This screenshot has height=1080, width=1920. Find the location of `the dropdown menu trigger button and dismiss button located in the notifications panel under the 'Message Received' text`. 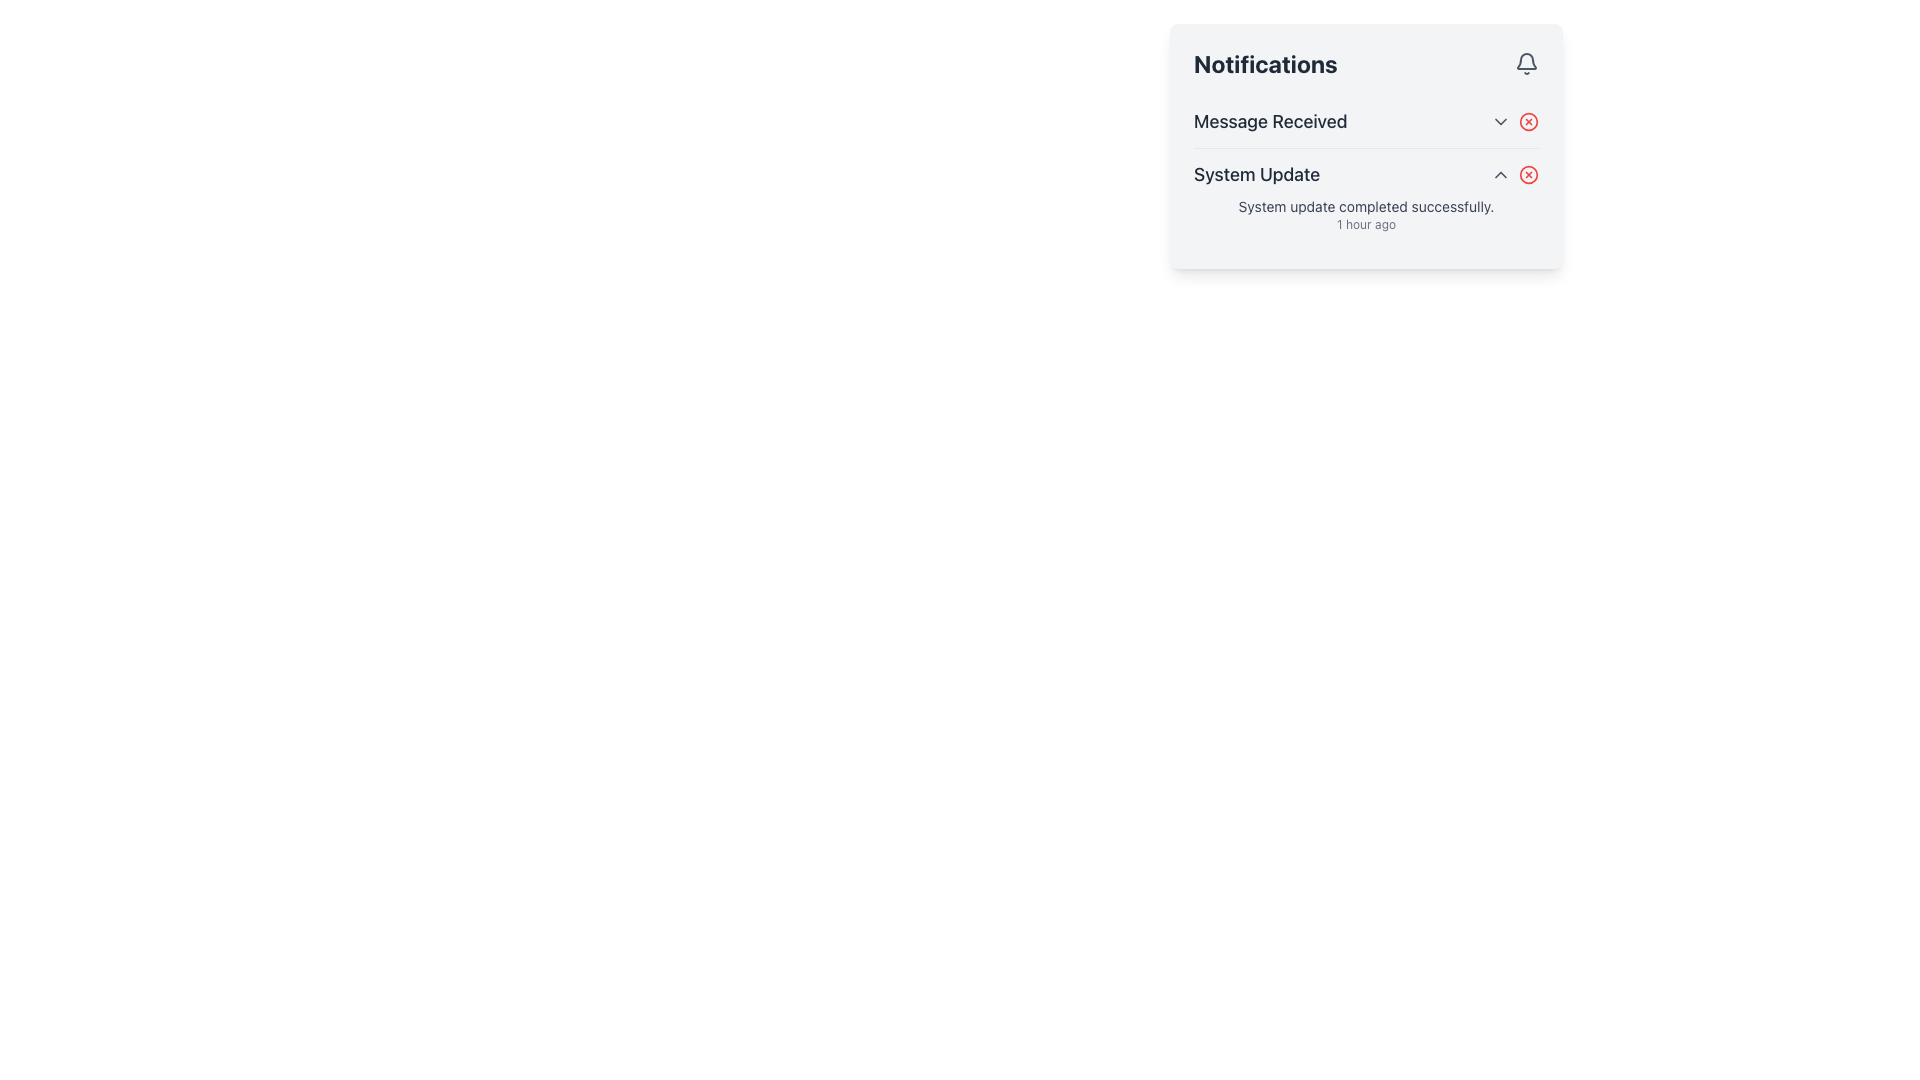

the dropdown menu trigger button and dismiss button located in the notifications panel under the 'Message Received' text is located at coordinates (1515, 122).